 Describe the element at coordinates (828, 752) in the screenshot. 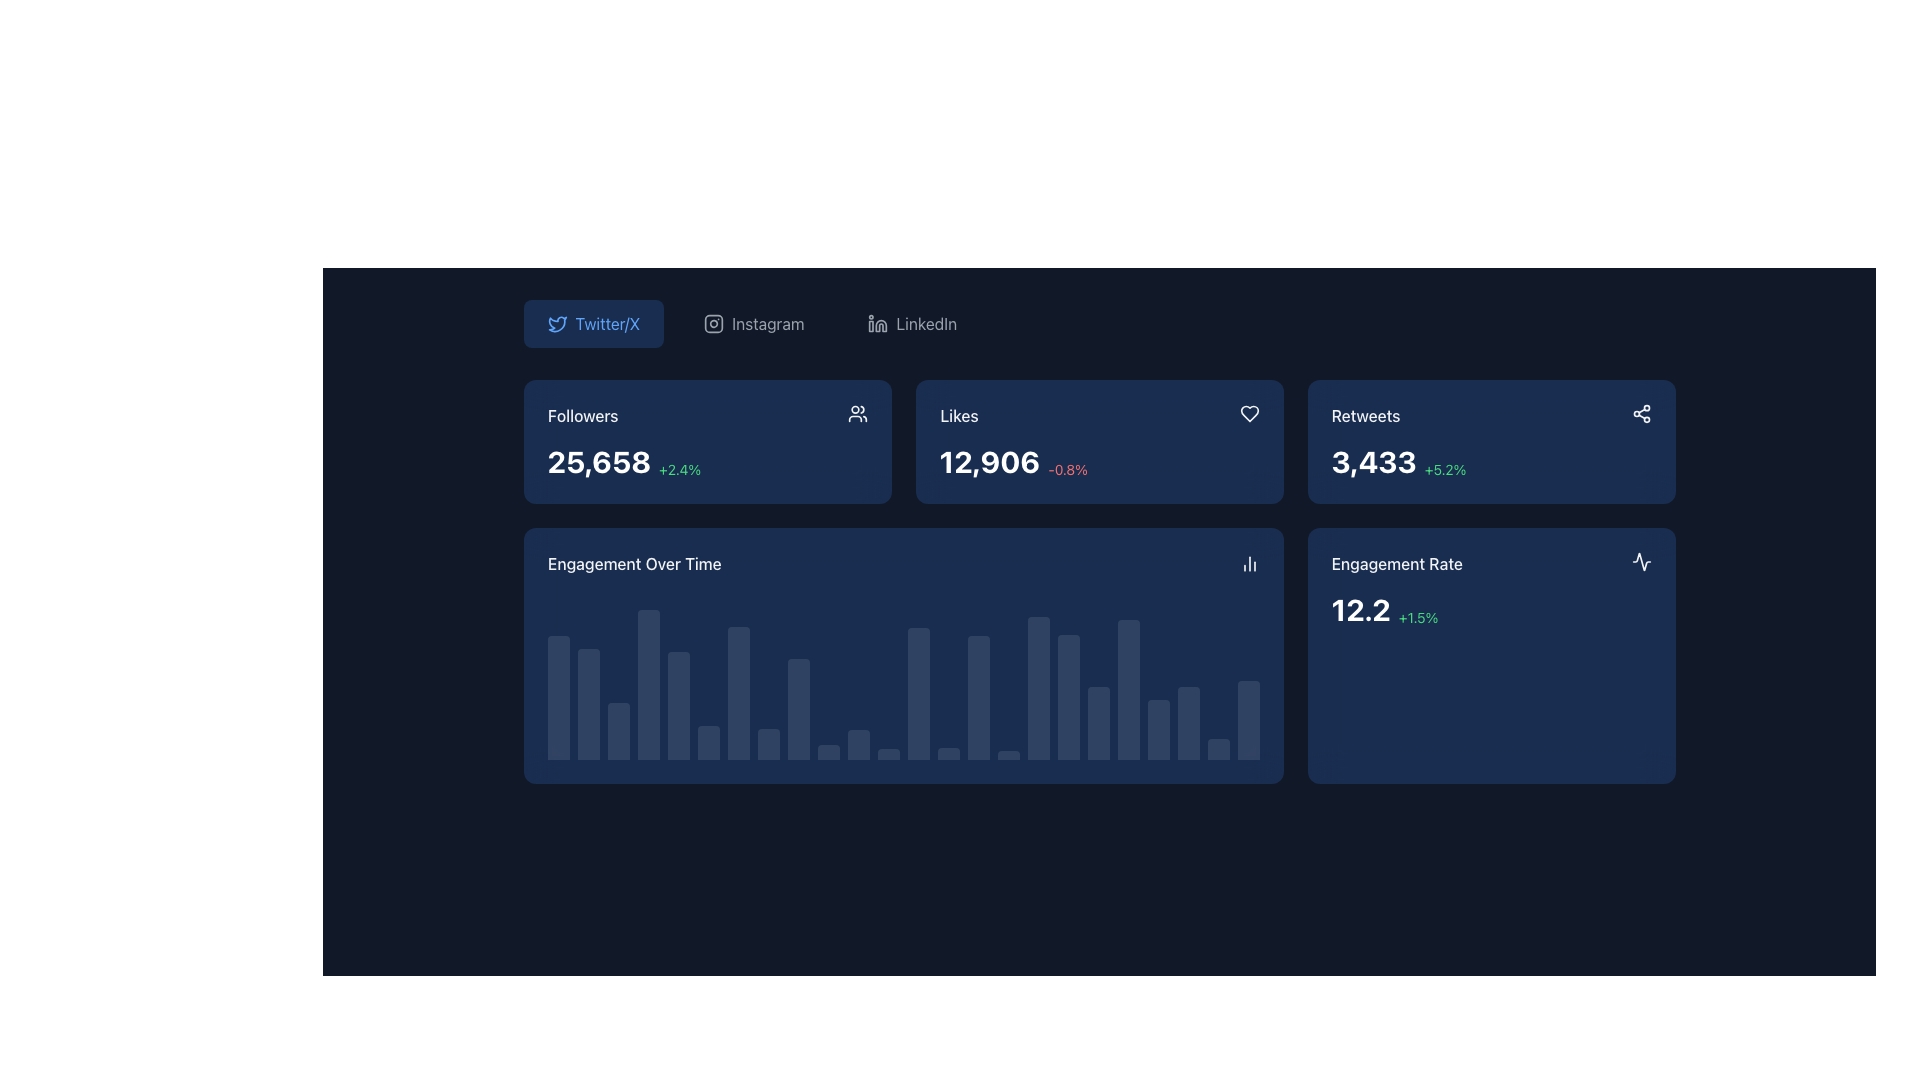

I see `the tenth data visualization bar in the 'Engagement Over Time' section` at that location.